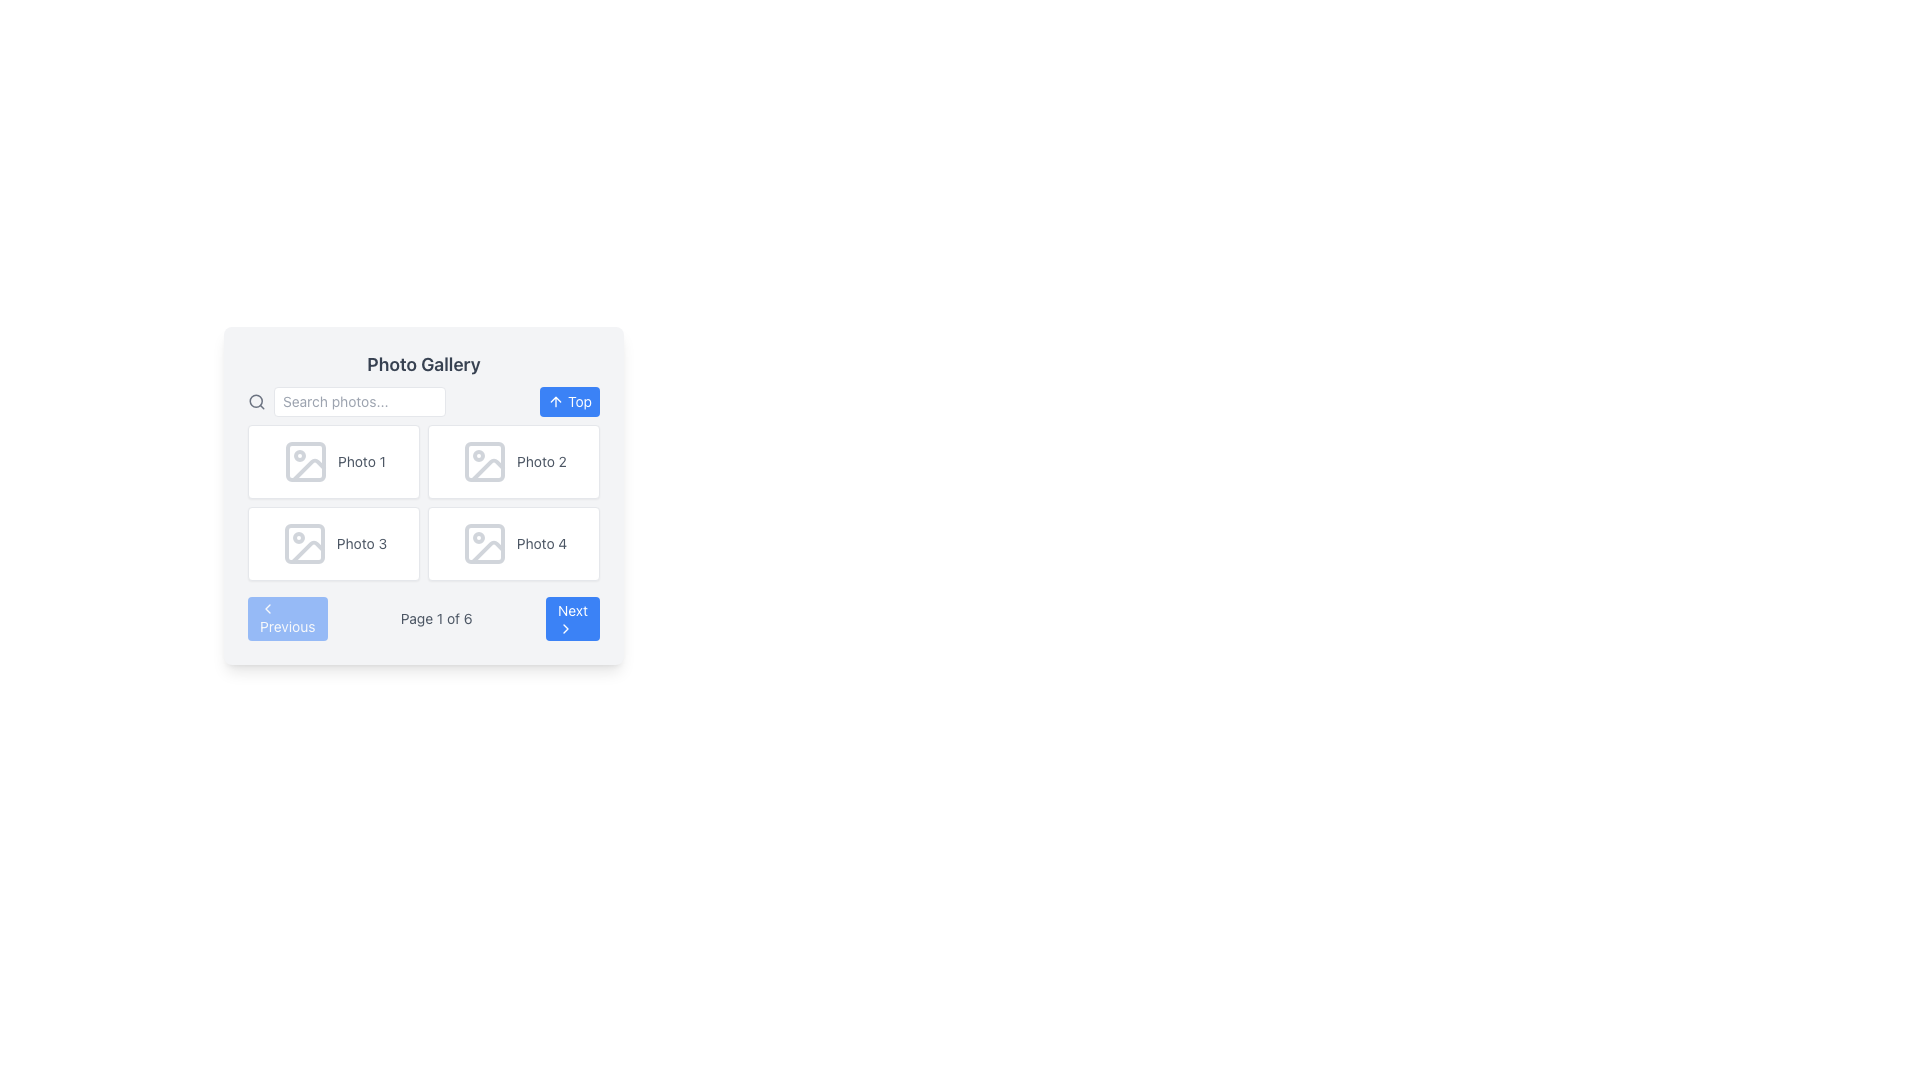 The image size is (1920, 1080). I want to click on the search bar with rounded corners that has the placeholder text 'Search photos...', so click(346, 401).